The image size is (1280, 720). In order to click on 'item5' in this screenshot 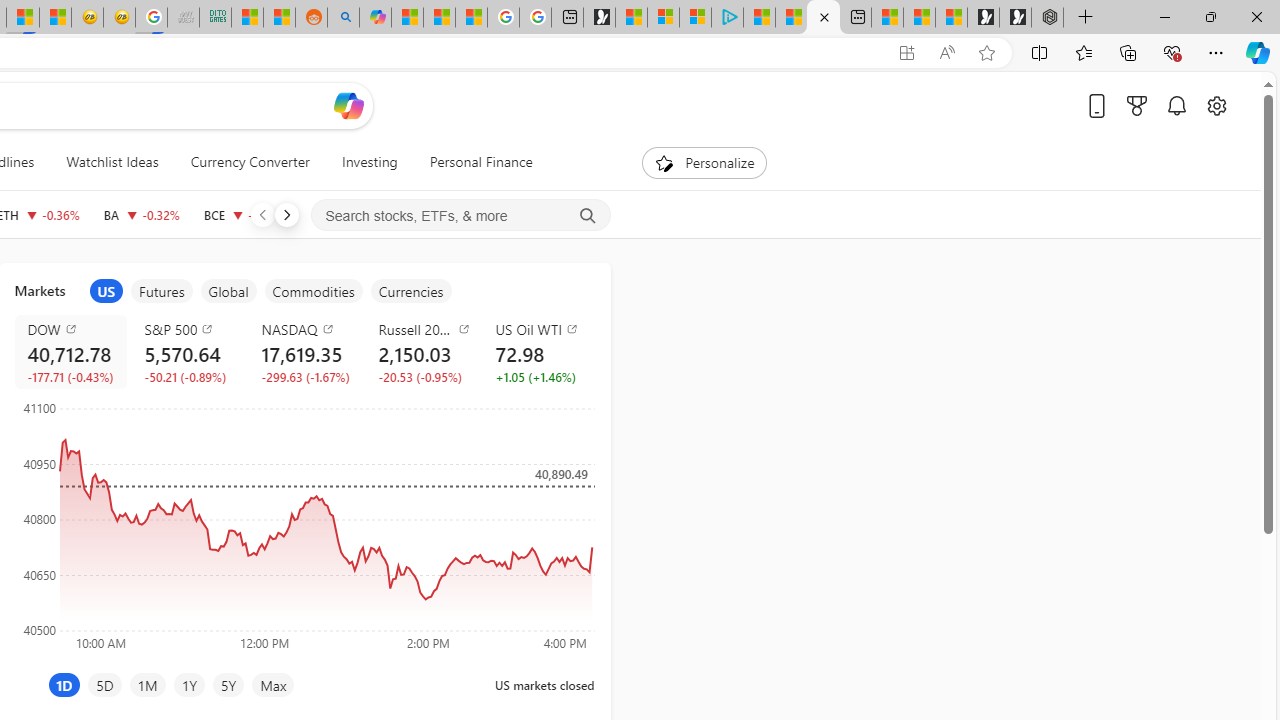, I will do `click(409, 291)`.